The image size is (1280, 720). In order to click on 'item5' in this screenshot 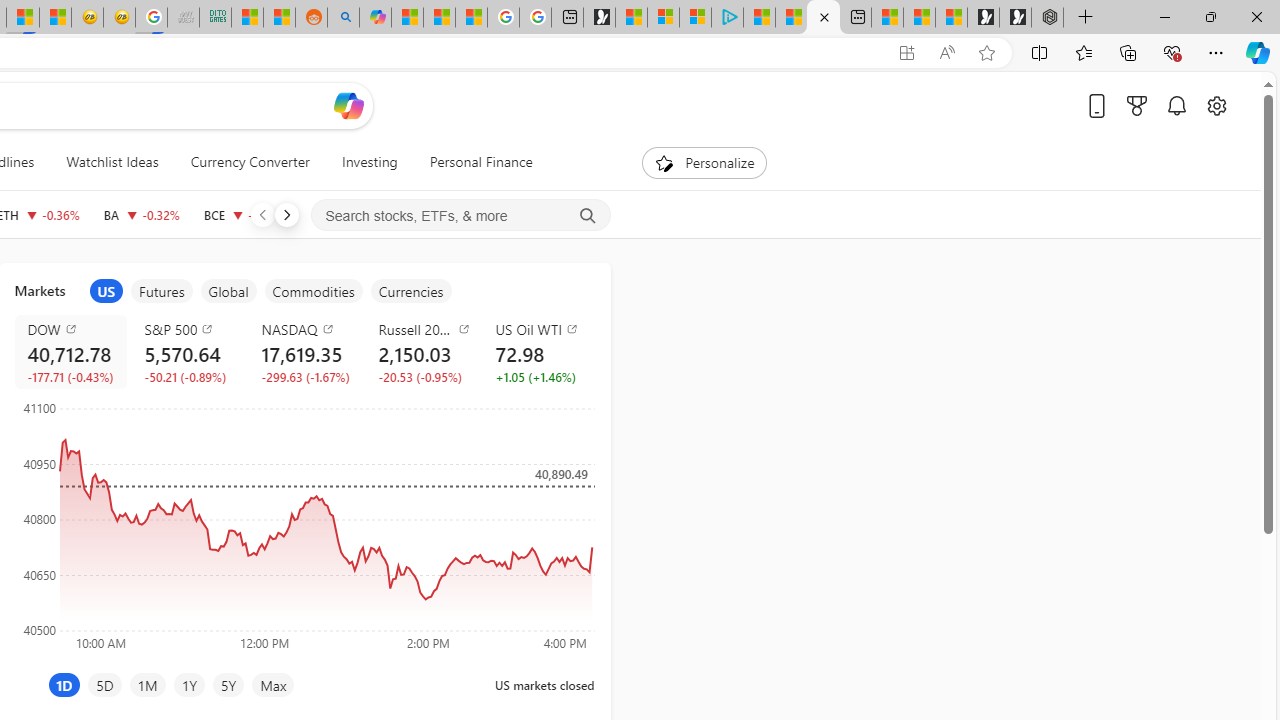, I will do `click(409, 291)`.